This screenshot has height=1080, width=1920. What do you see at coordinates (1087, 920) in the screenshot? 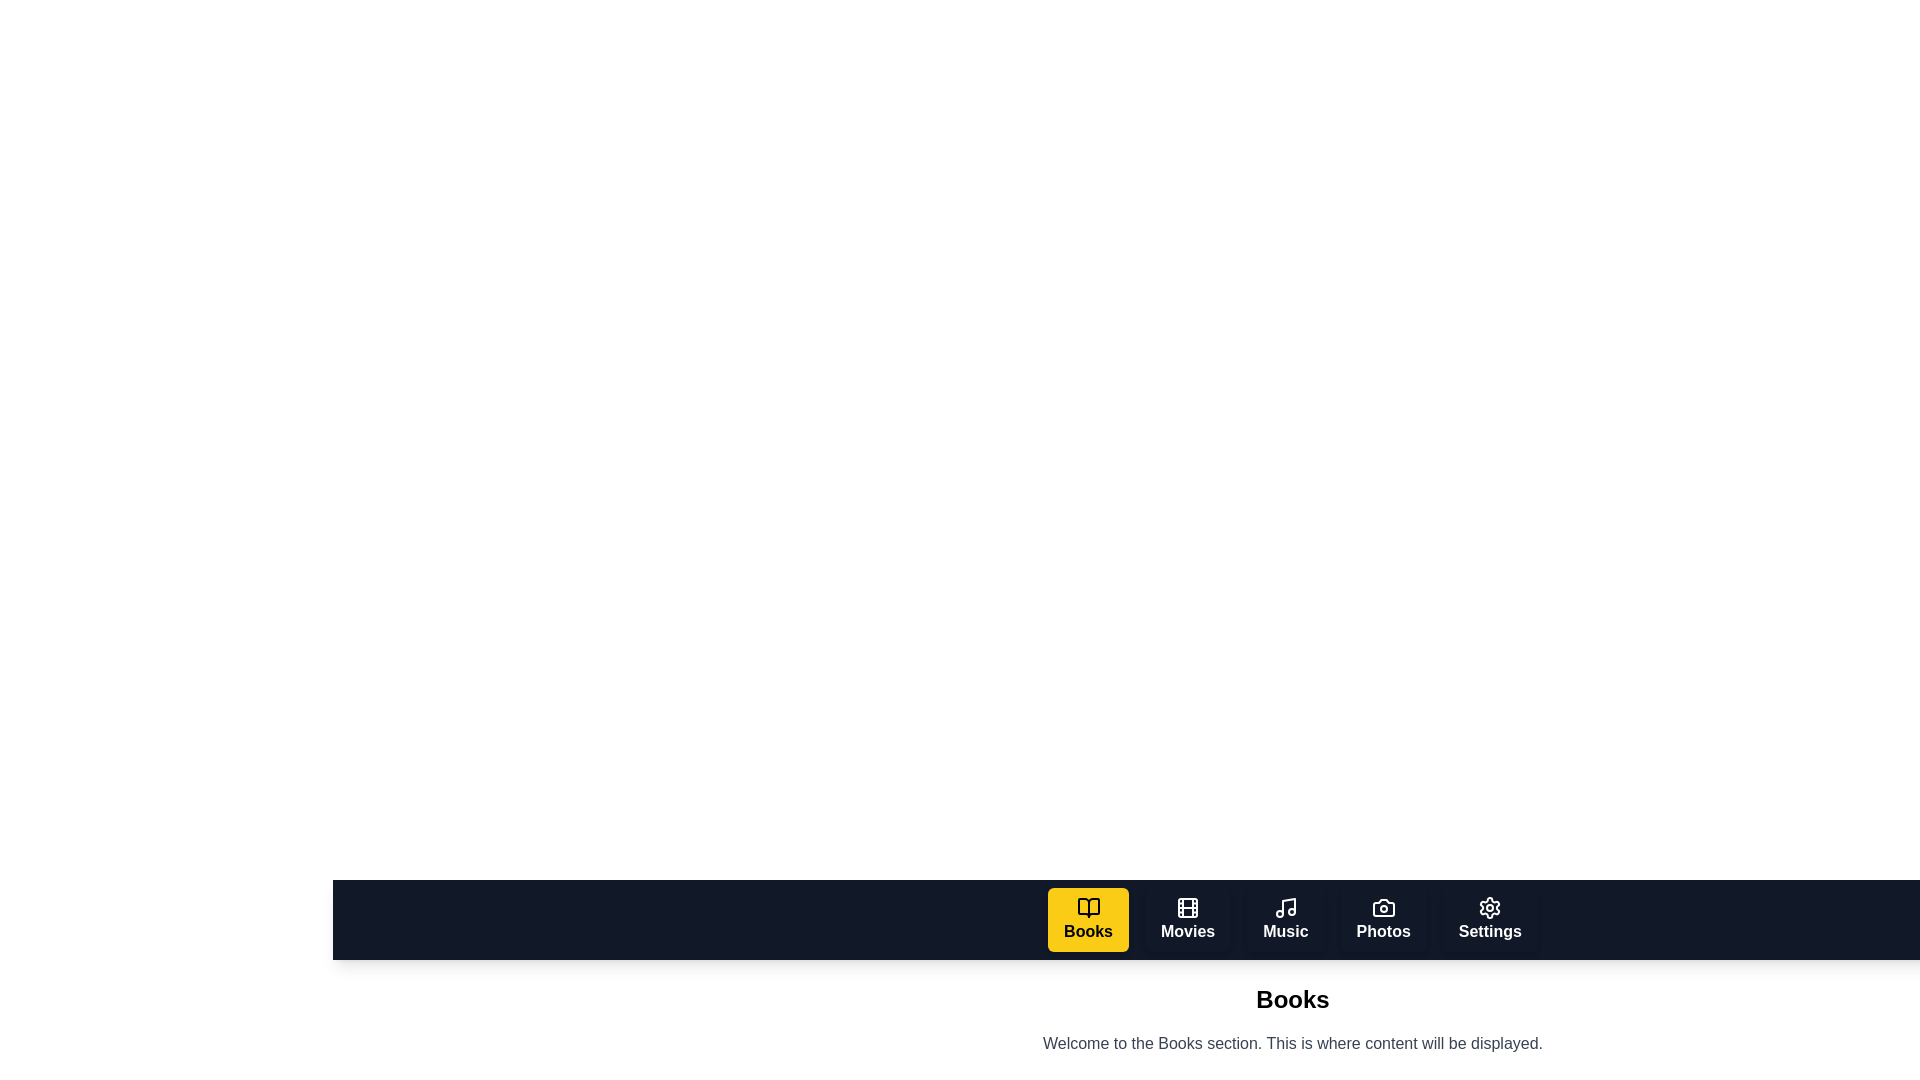
I see `the Books tab by clicking on its button` at bounding box center [1087, 920].